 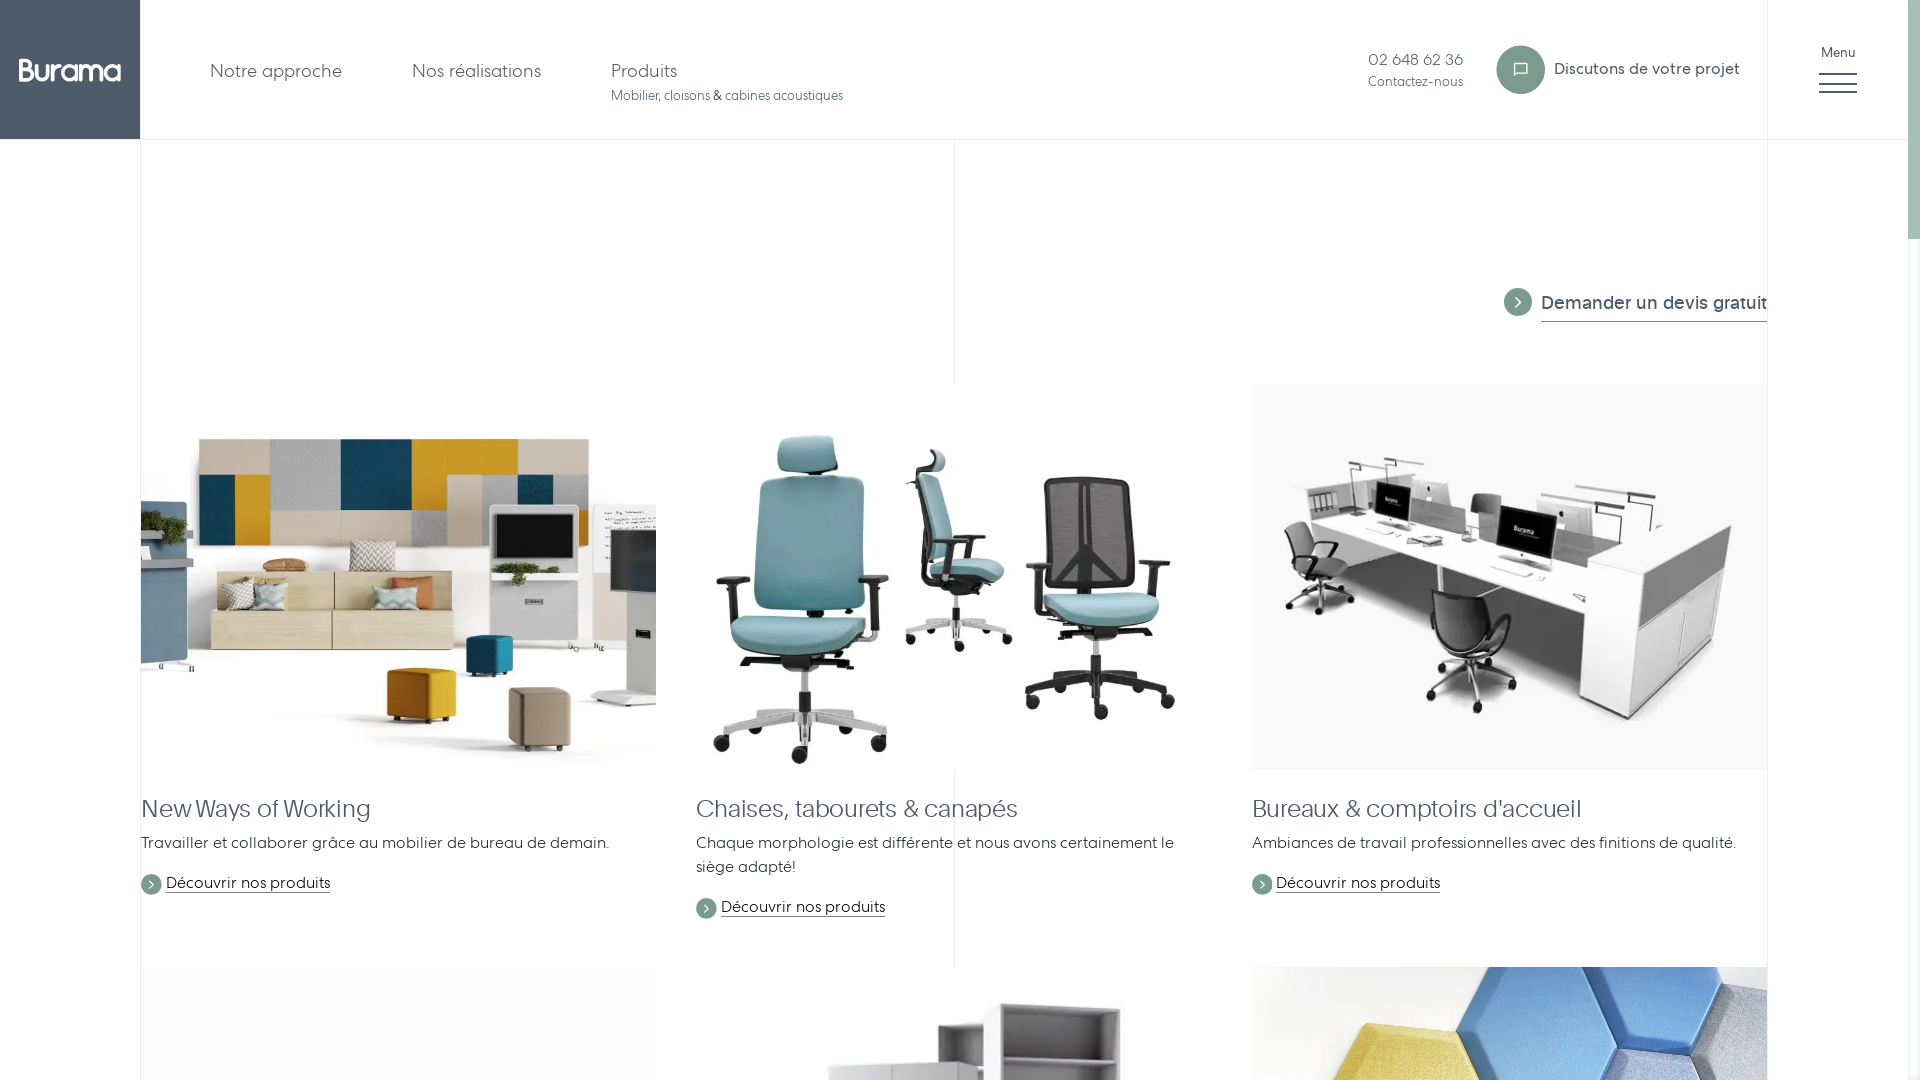 I want to click on 'Produits', so click(x=643, y=68).